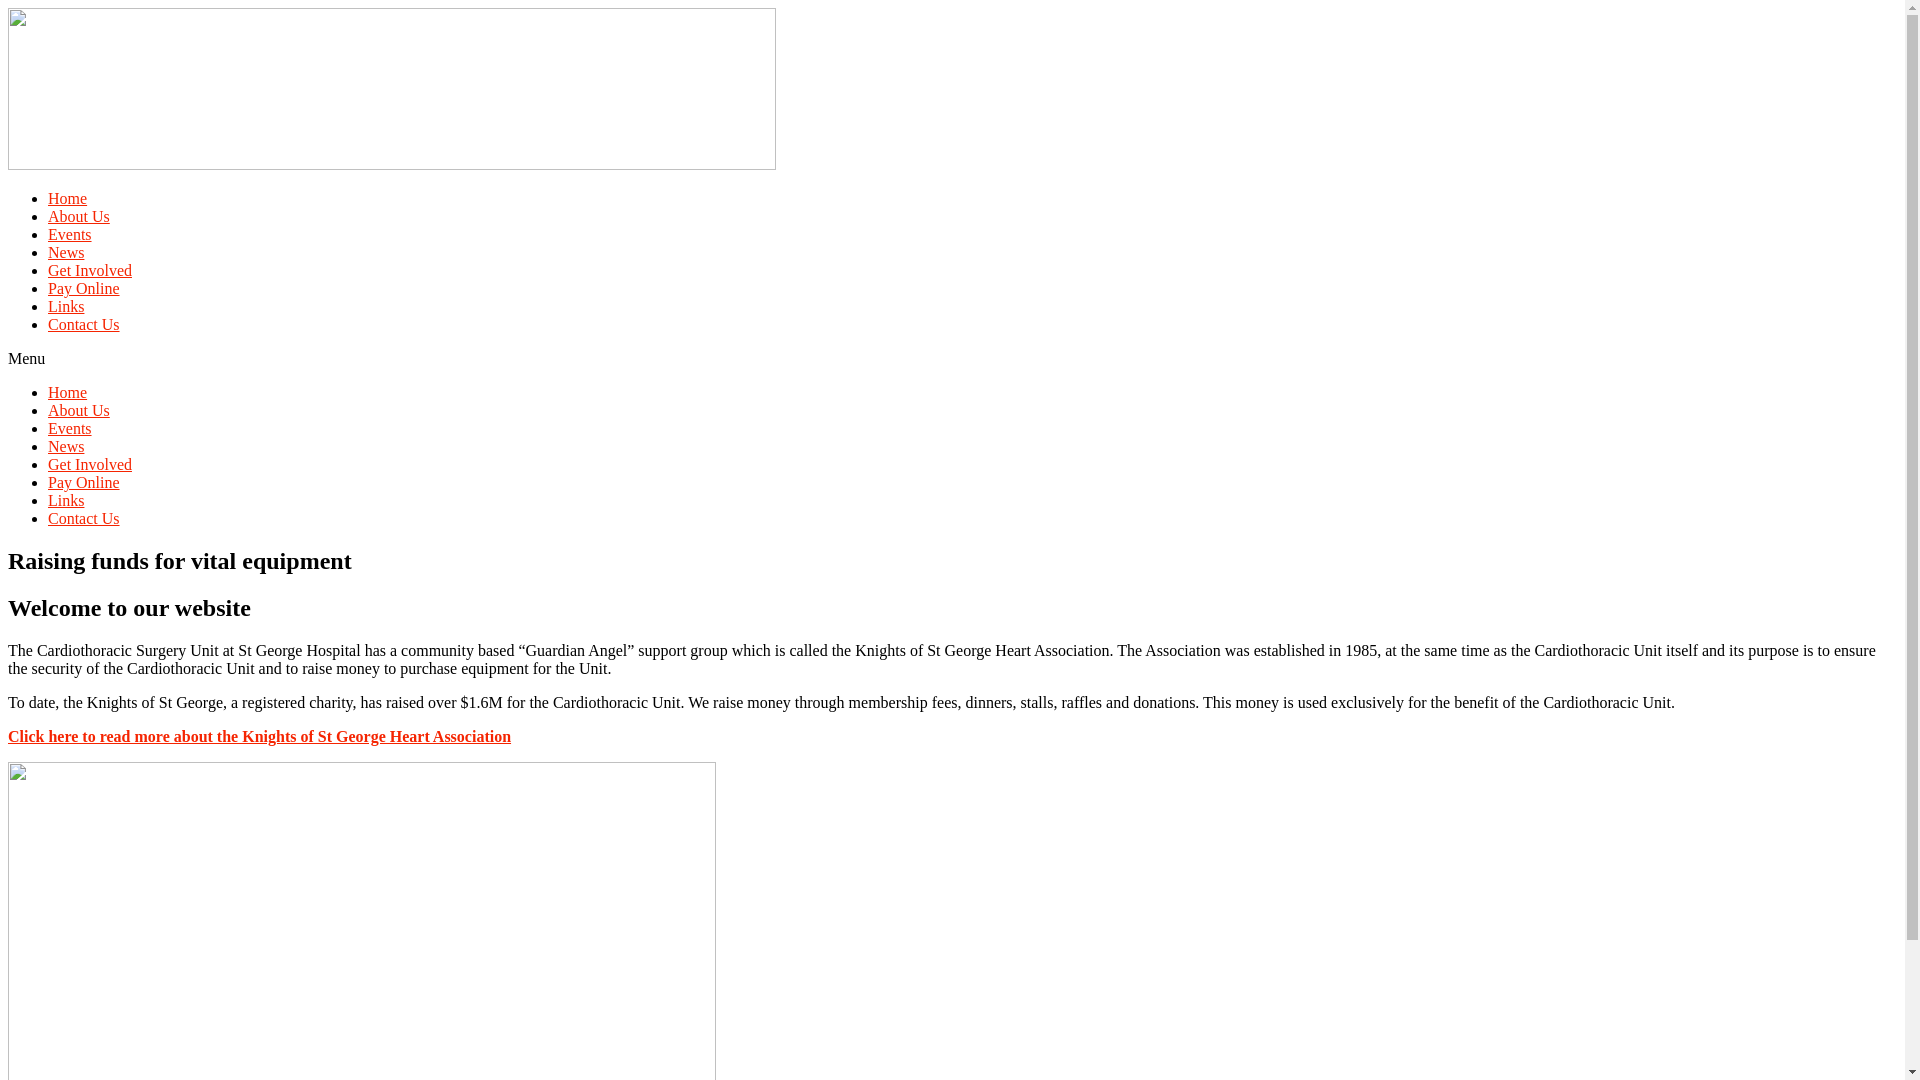 Image resolution: width=1920 pixels, height=1080 pixels. What do you see at coordinates (82, 482) in the screenshot?
I see `'Pay Online'` at bounding box center [82, 482].